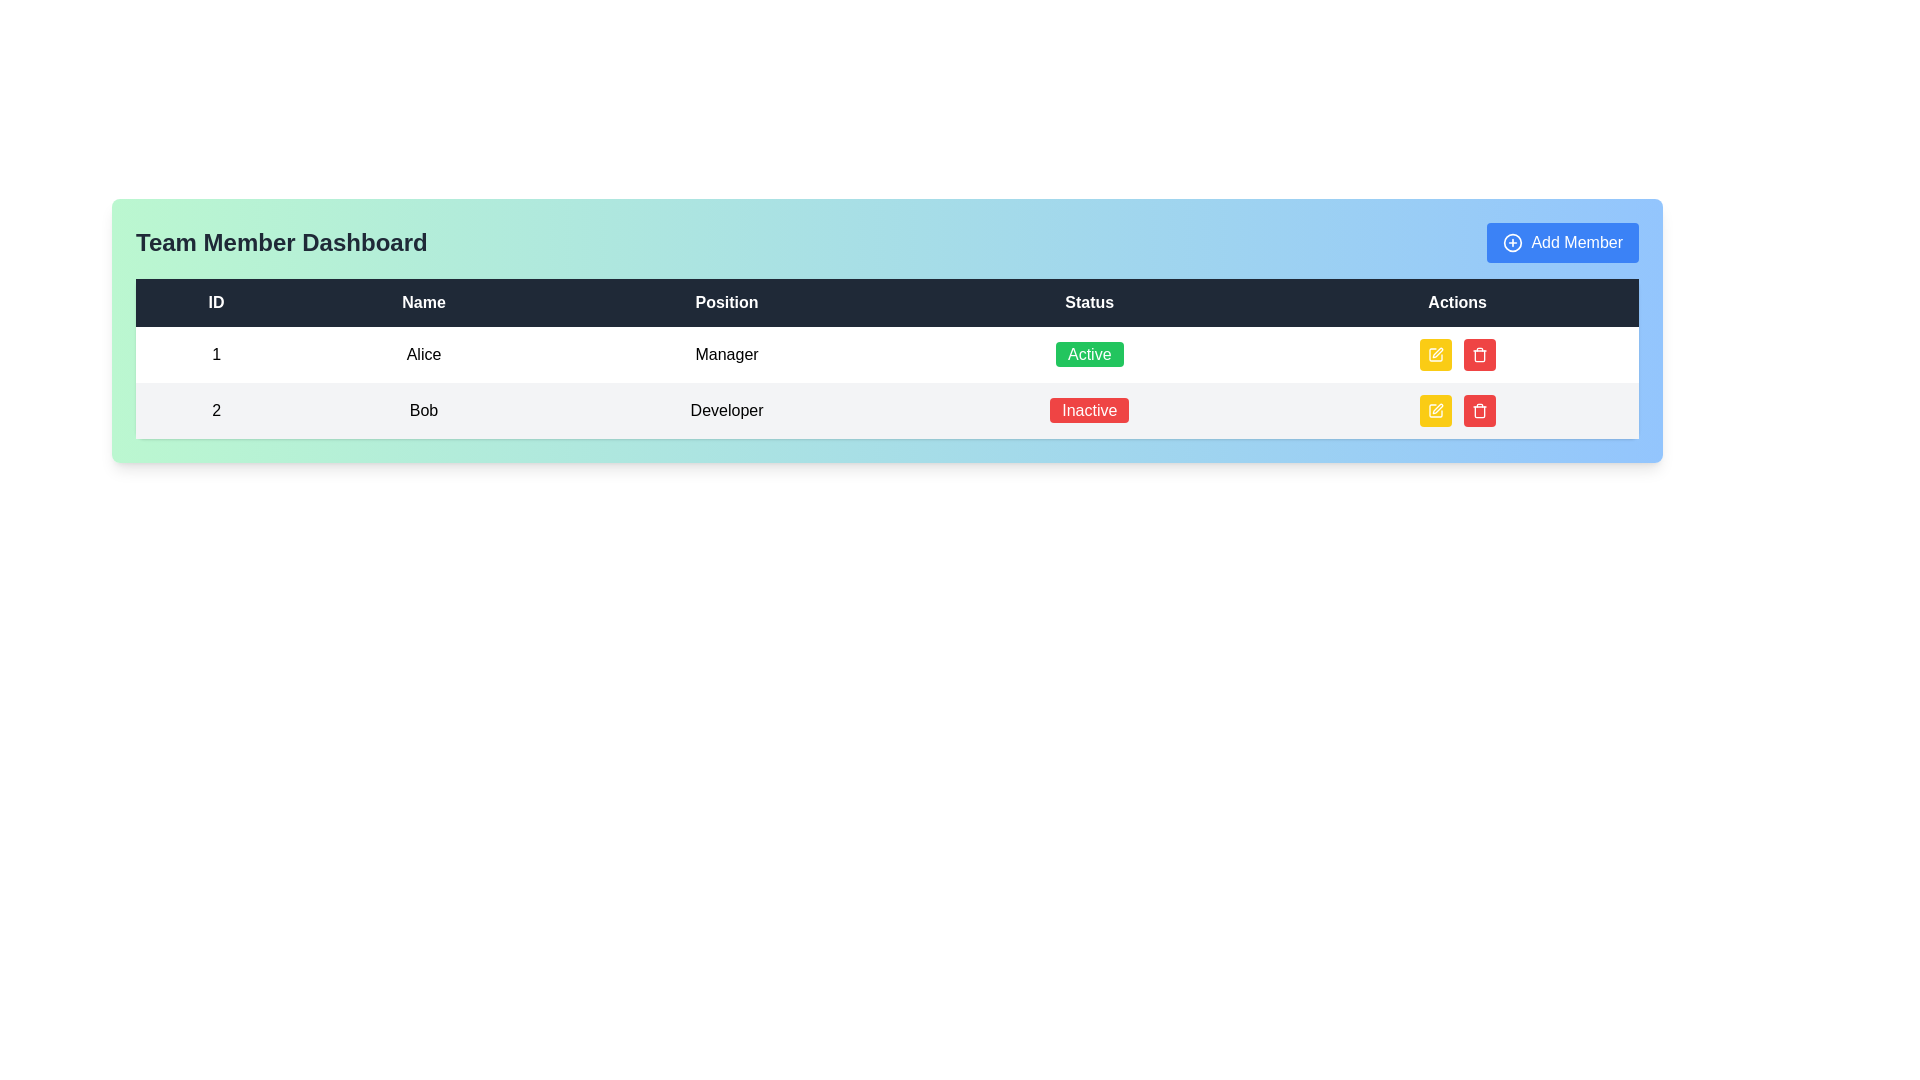  Describe the element at coordinates (1088, 353) in the screenshot. I see `the 'Active' text label with a white font on a green background, located in the Status column of the first row in the table` at that location.